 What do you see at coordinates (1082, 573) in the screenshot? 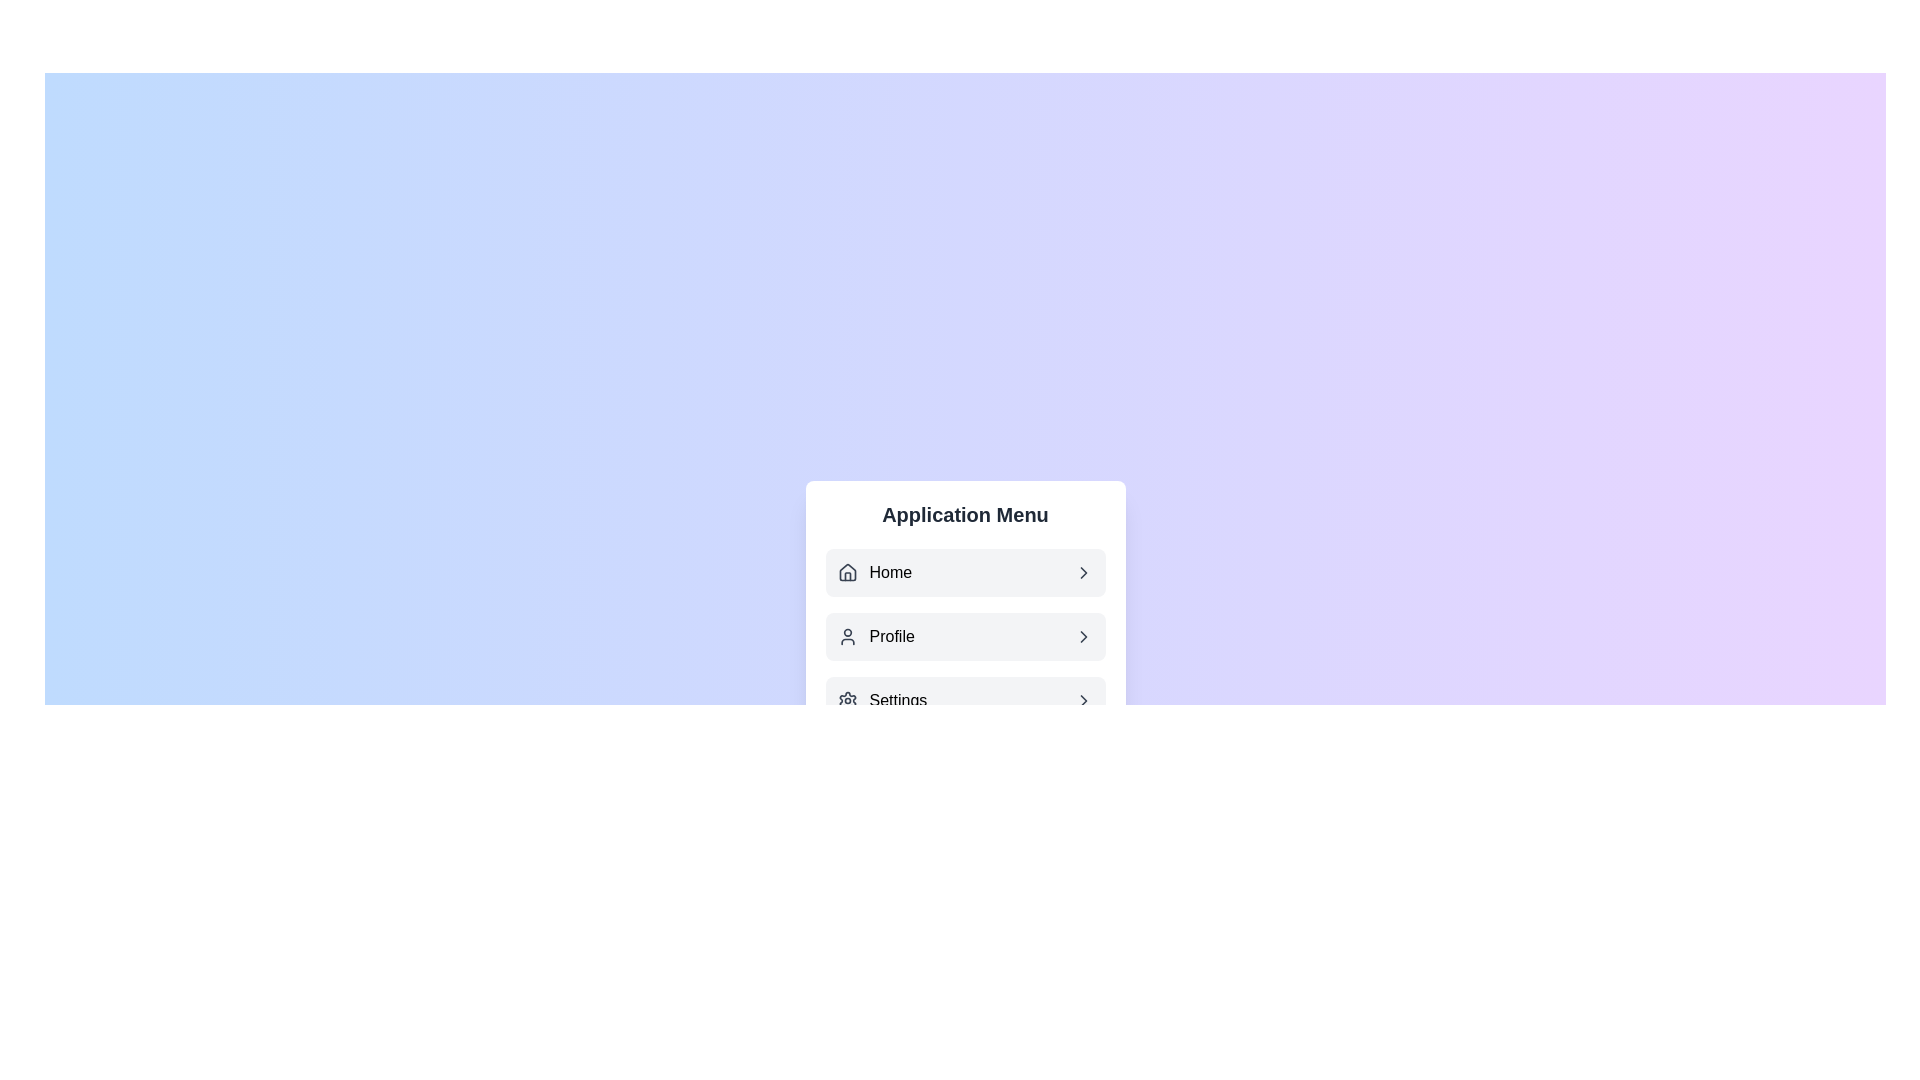
I see `the small triangular-shaped right chevron icon indicating navigation, located to the far-right within the 'Home' button menu option` at bounding box center [1082, 573].